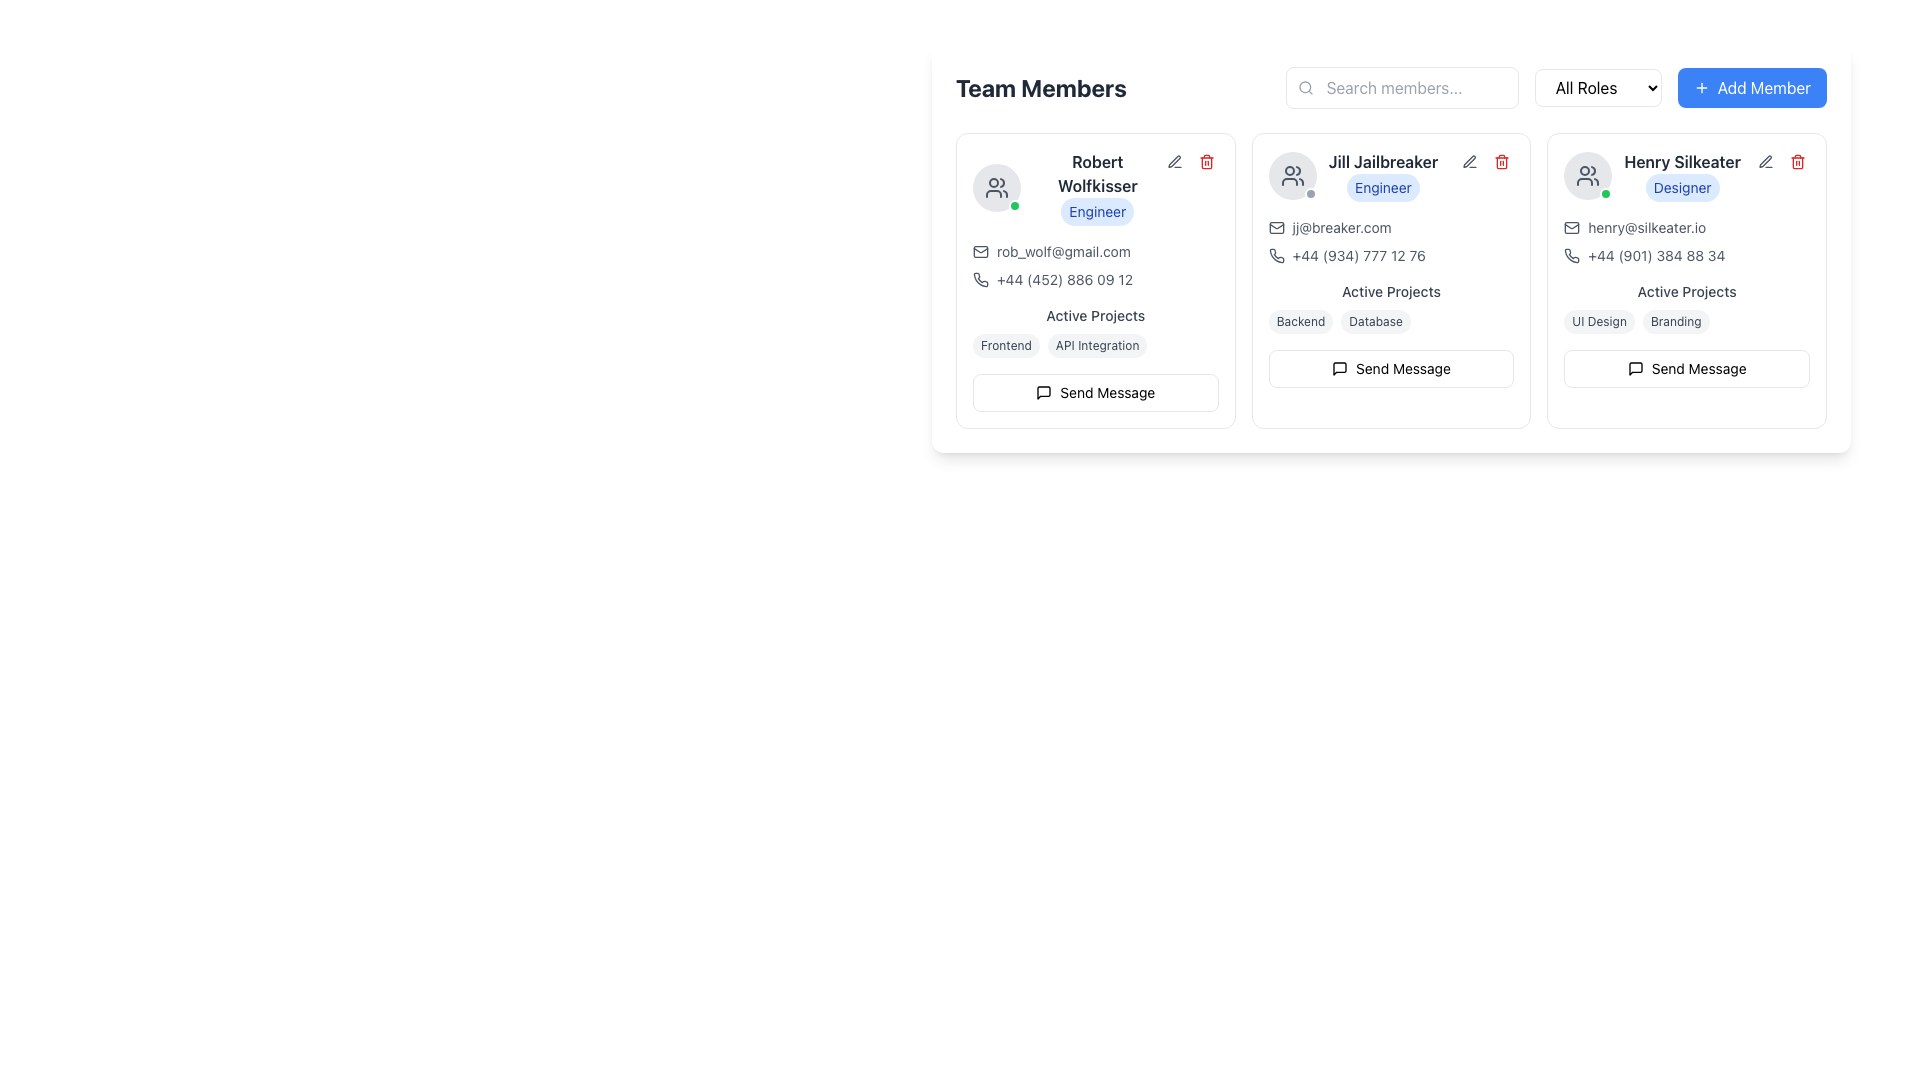 The height and width of the screenshot is (1080, 1920). What do you see at coordinates (1597, 87) in the screenshot?
I see `the 'All Roles' dropdown menu` at bounding box center [1597, 87].